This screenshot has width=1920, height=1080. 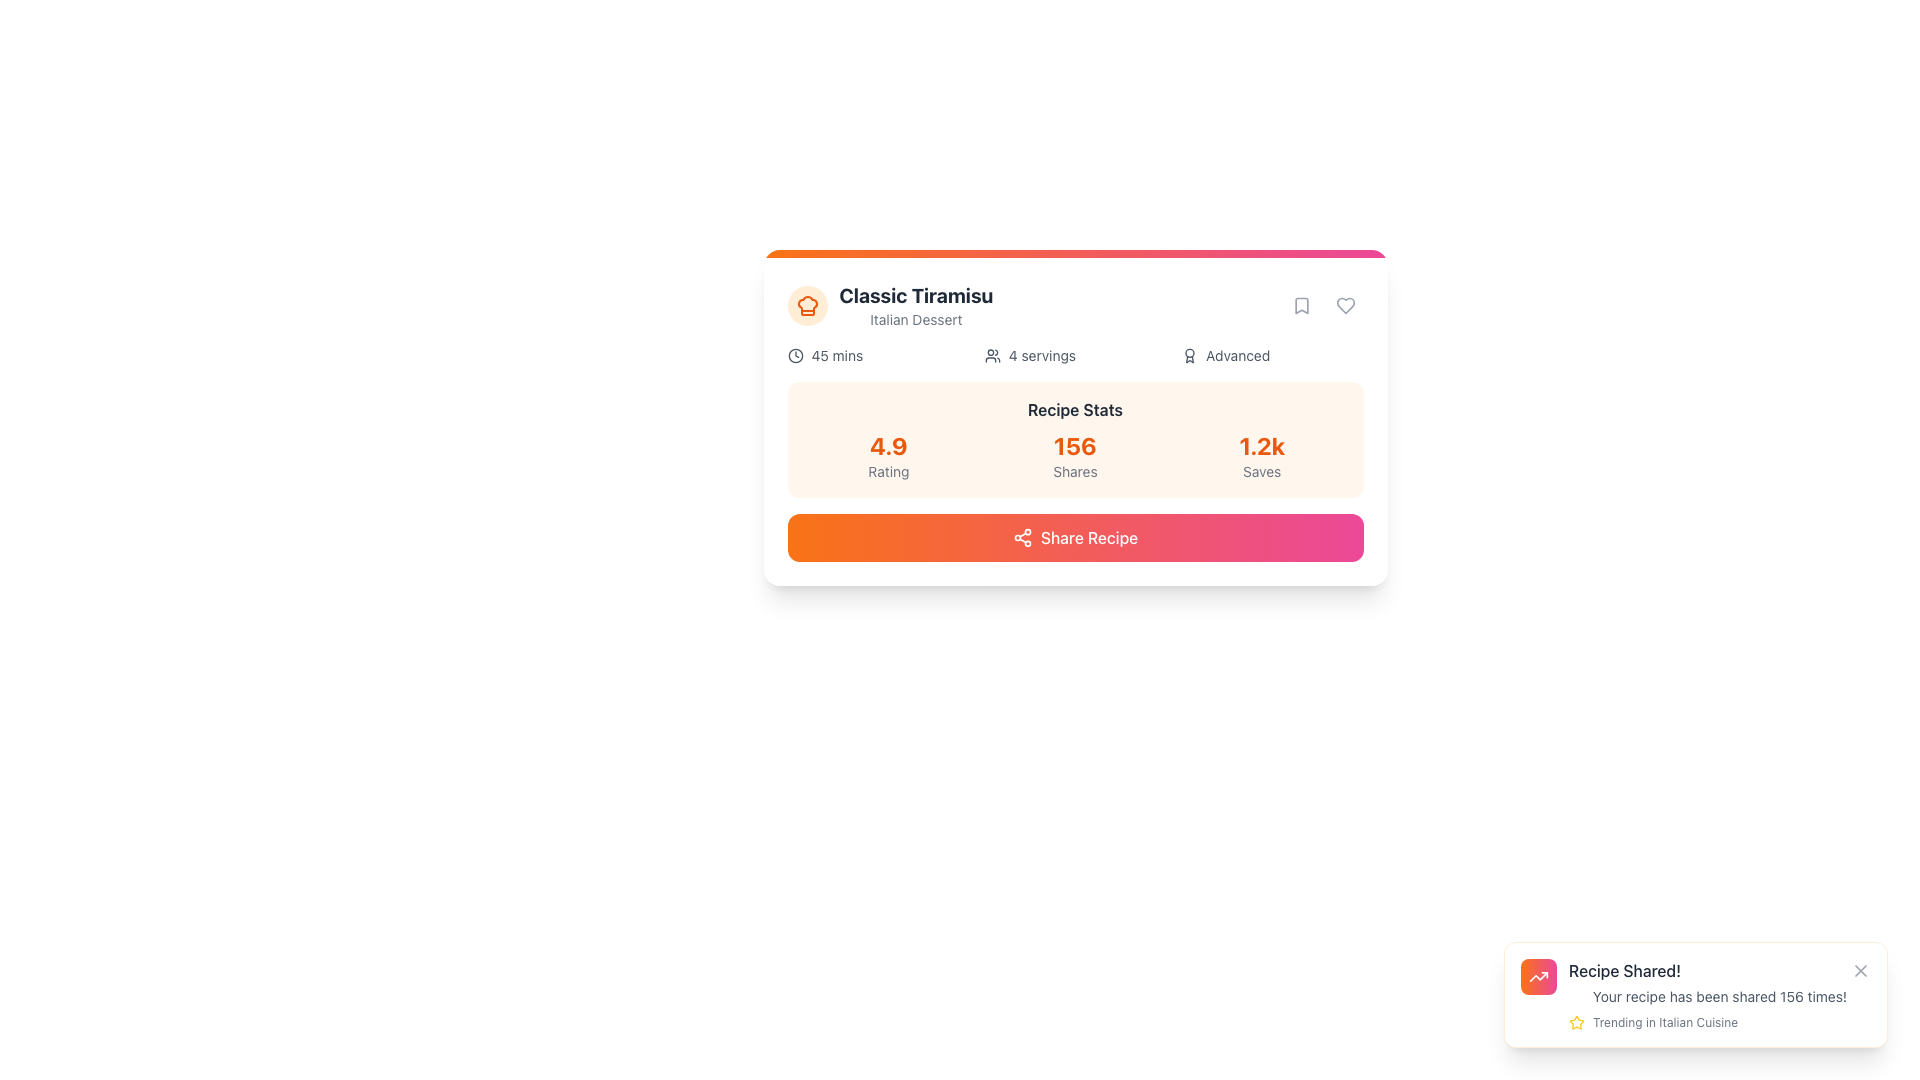 What do you see at coordinates (1074, 471) in the screenshot?
I see `the Text Label that indicates the count of shares for the recipe, located directly below the bold number '156' in the 'Recipe Stats' section` at bounding box center [1074, 471].